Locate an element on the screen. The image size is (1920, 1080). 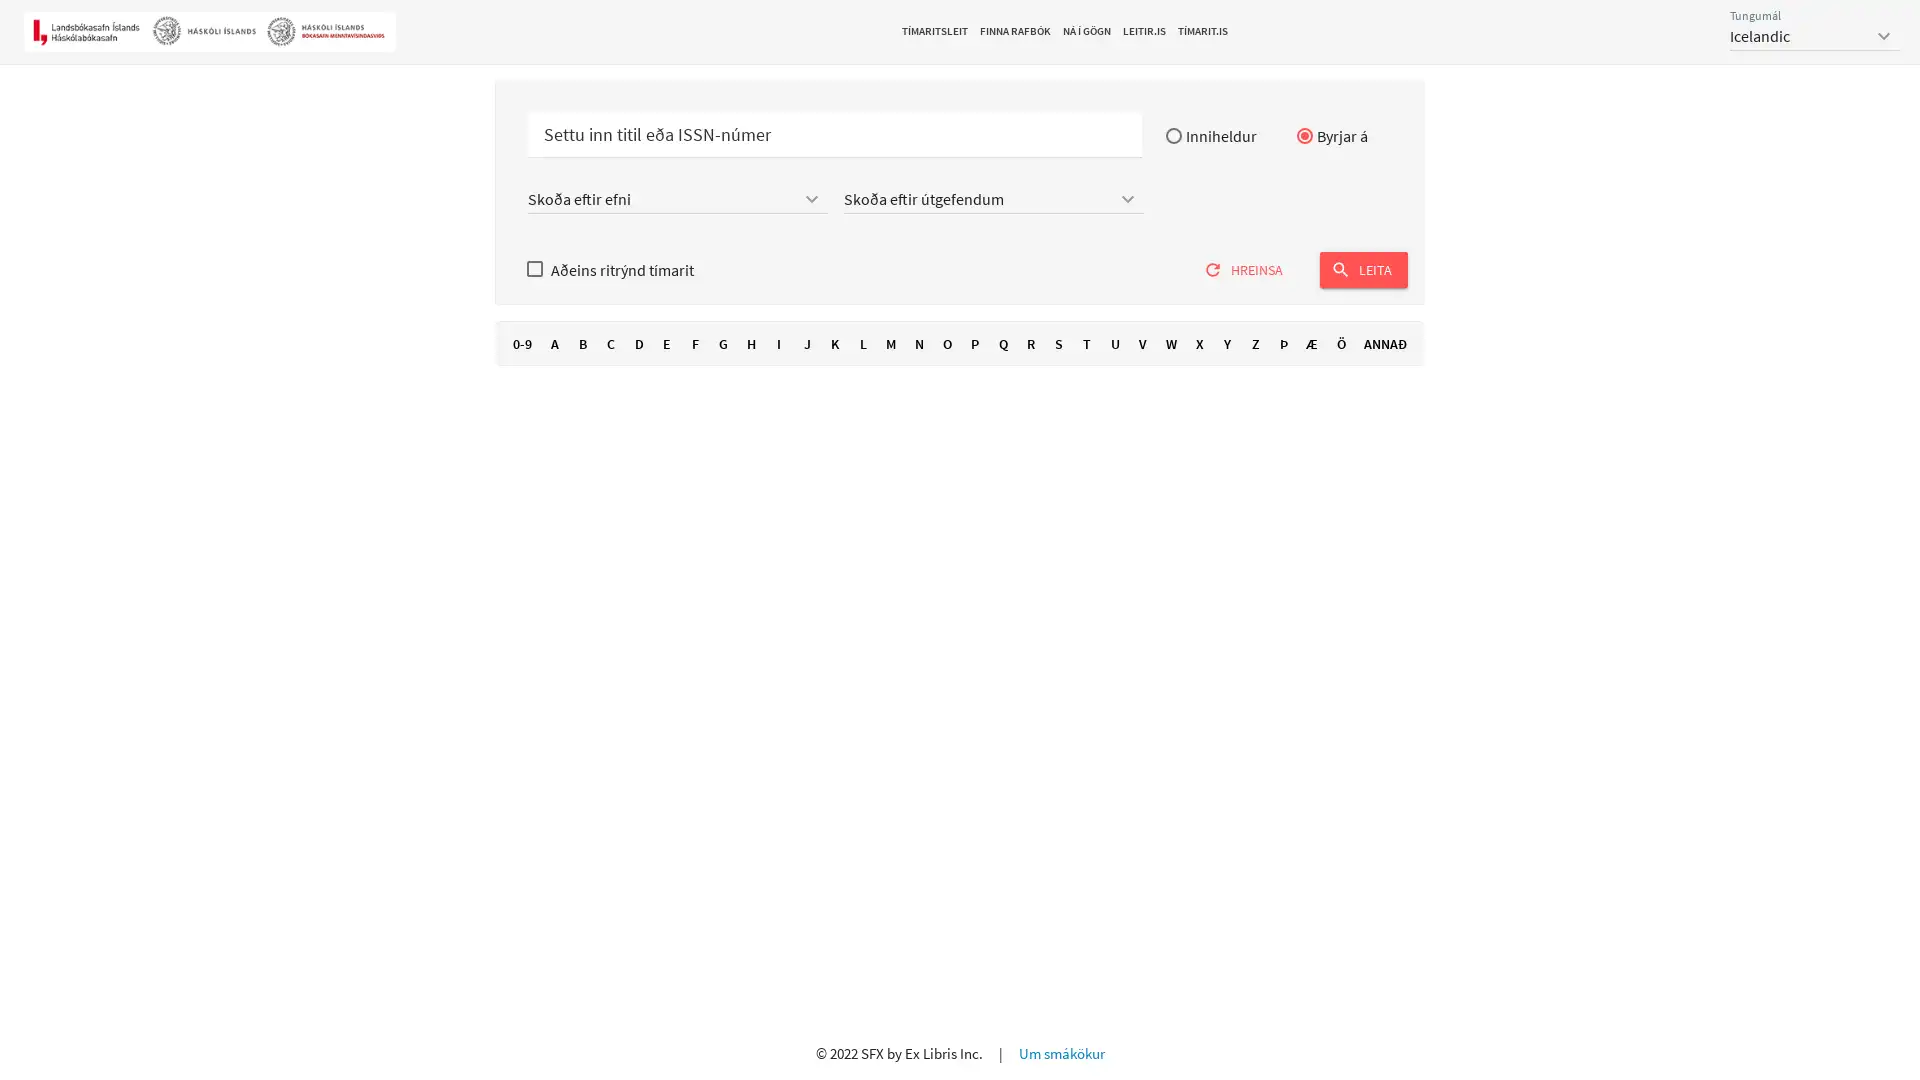
Y is located at coordinates (1226, 342).